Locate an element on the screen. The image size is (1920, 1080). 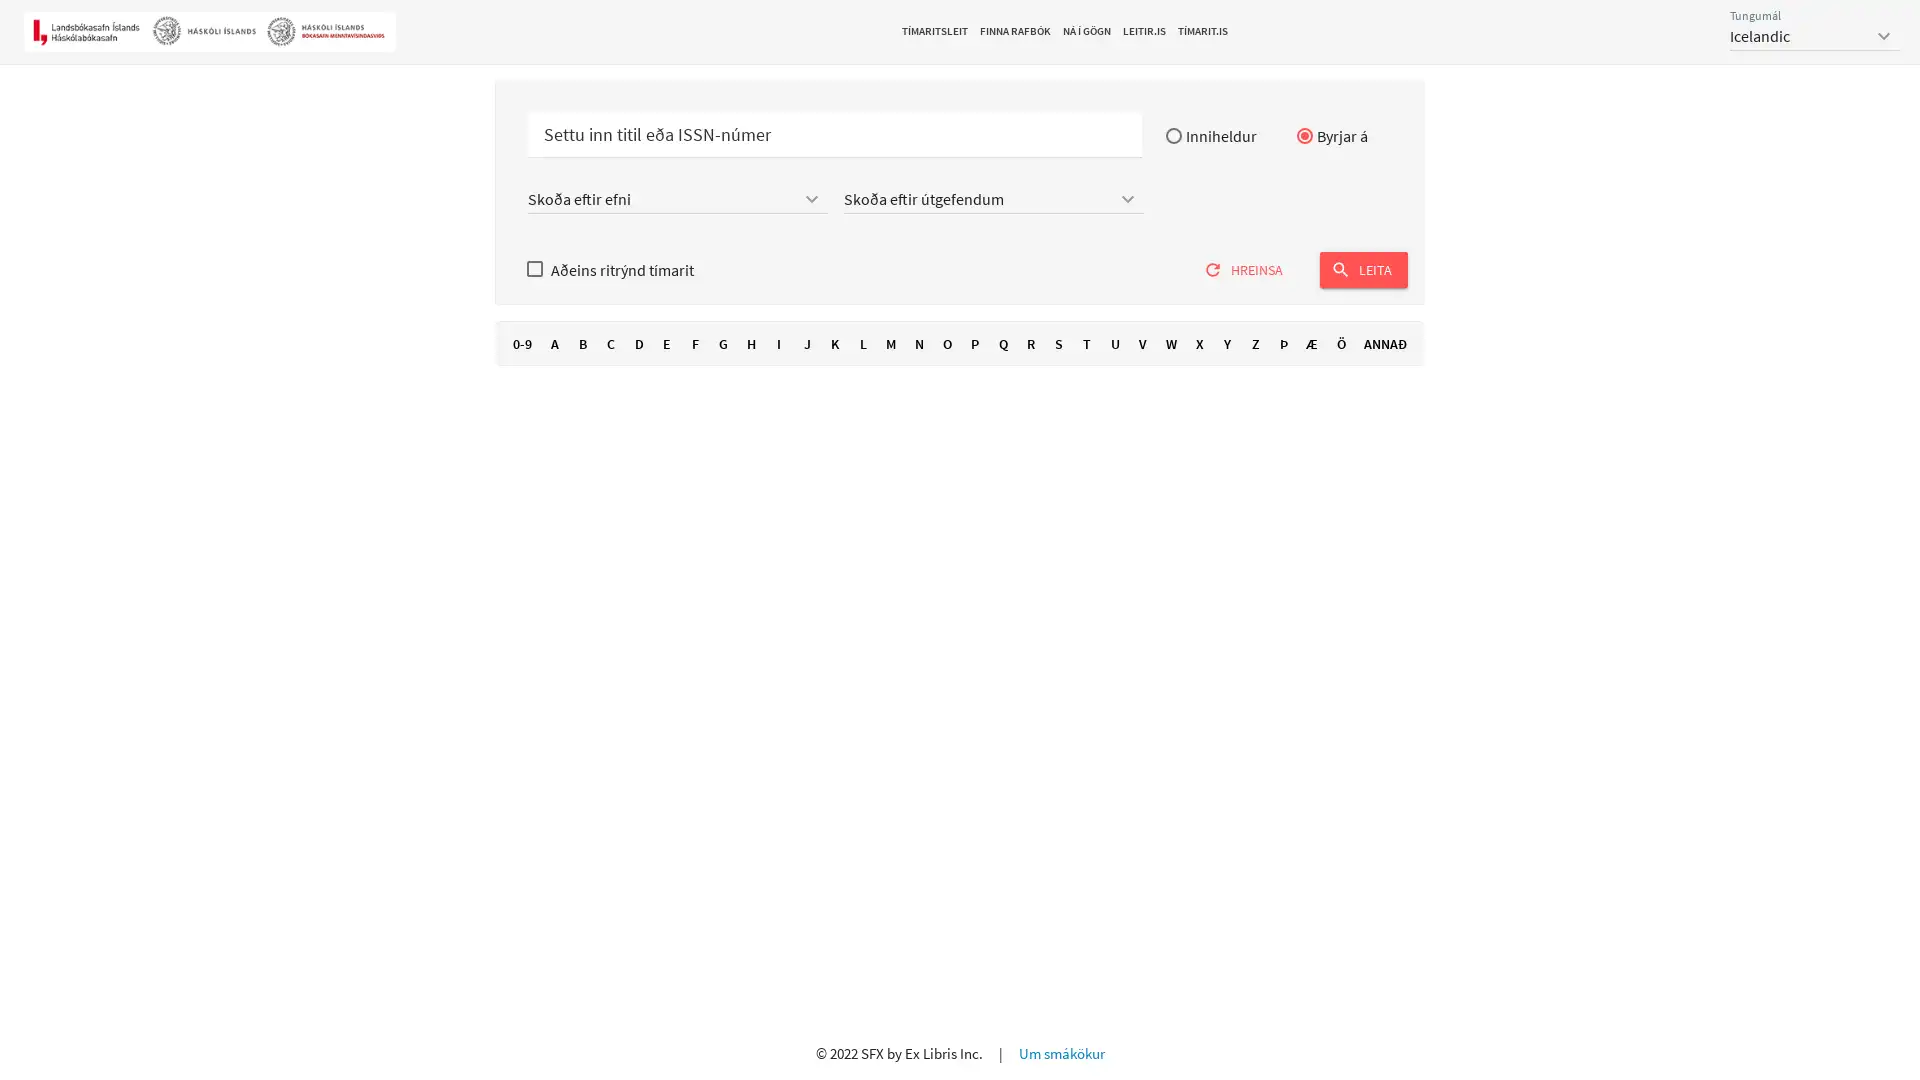
Y is located at coordinates (1226, 342).